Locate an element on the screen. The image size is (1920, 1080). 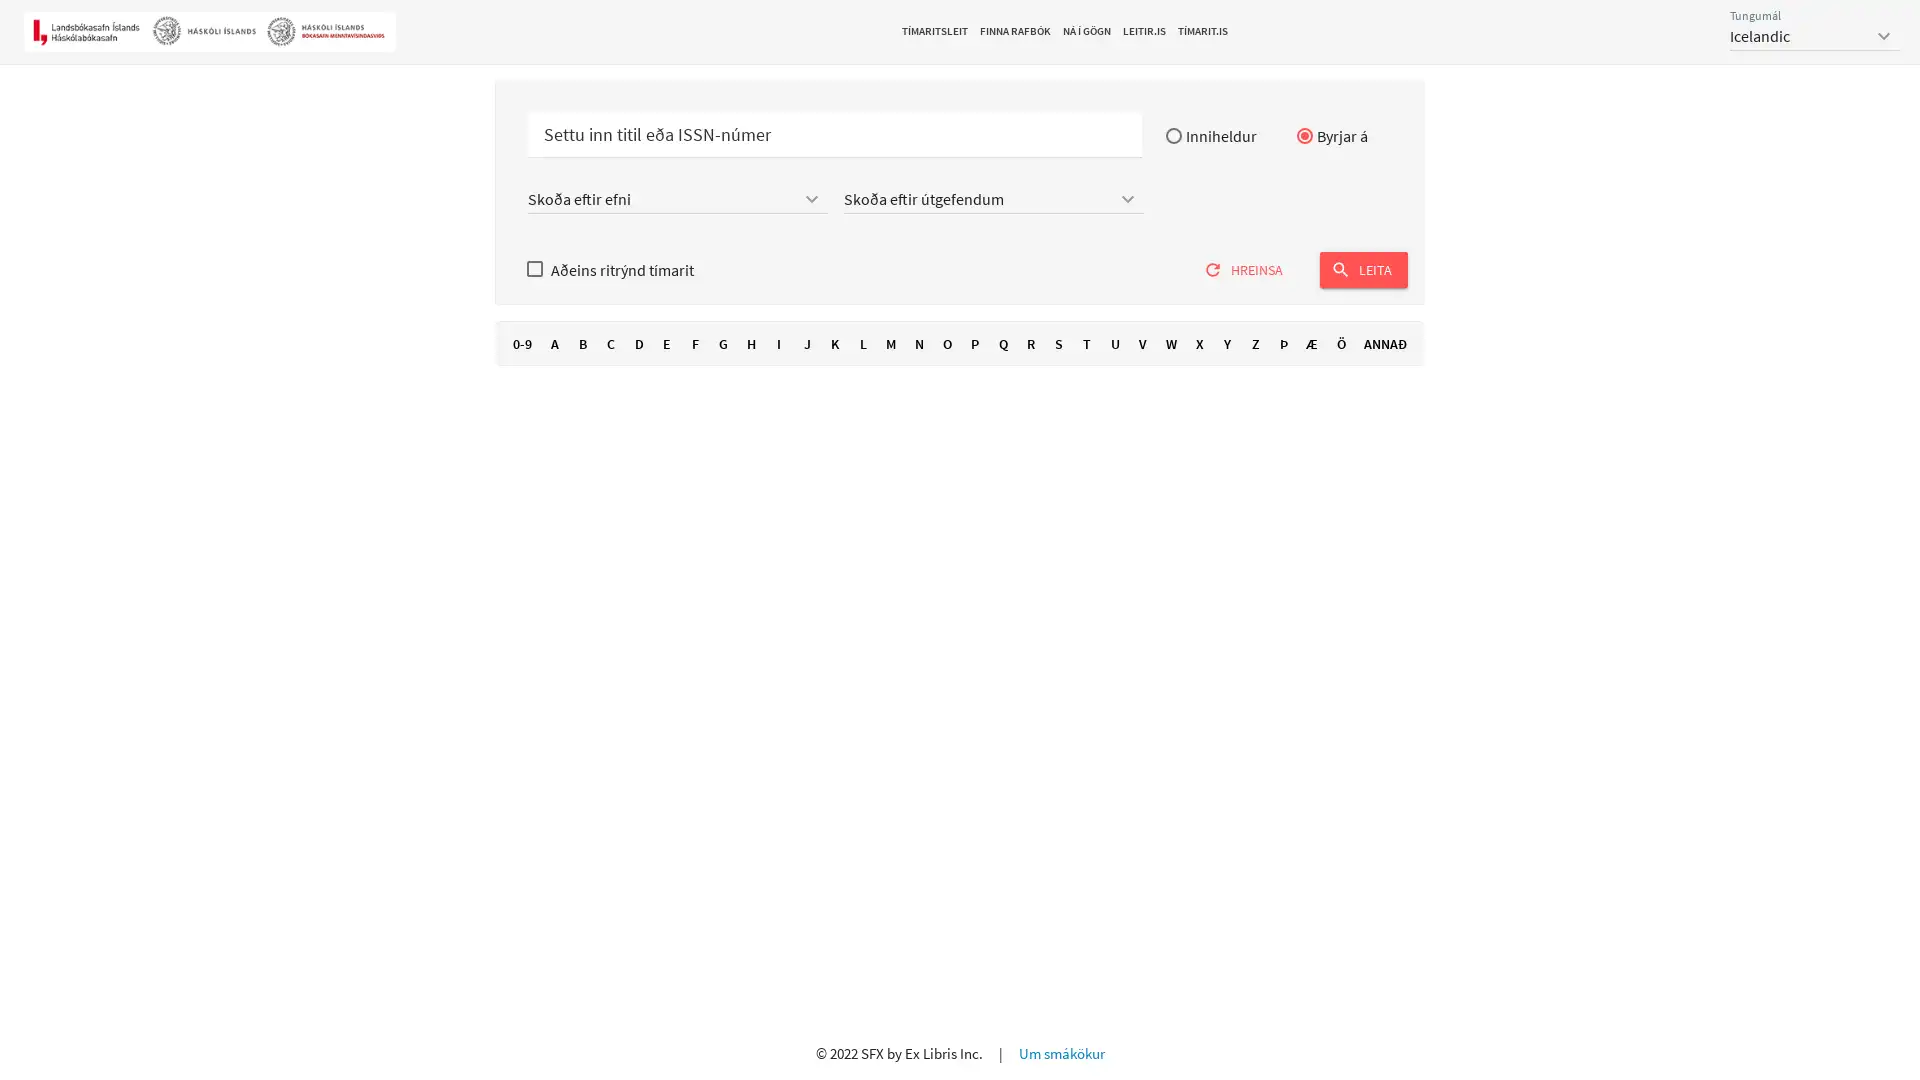
Y is located at coordinates (1226, 342).